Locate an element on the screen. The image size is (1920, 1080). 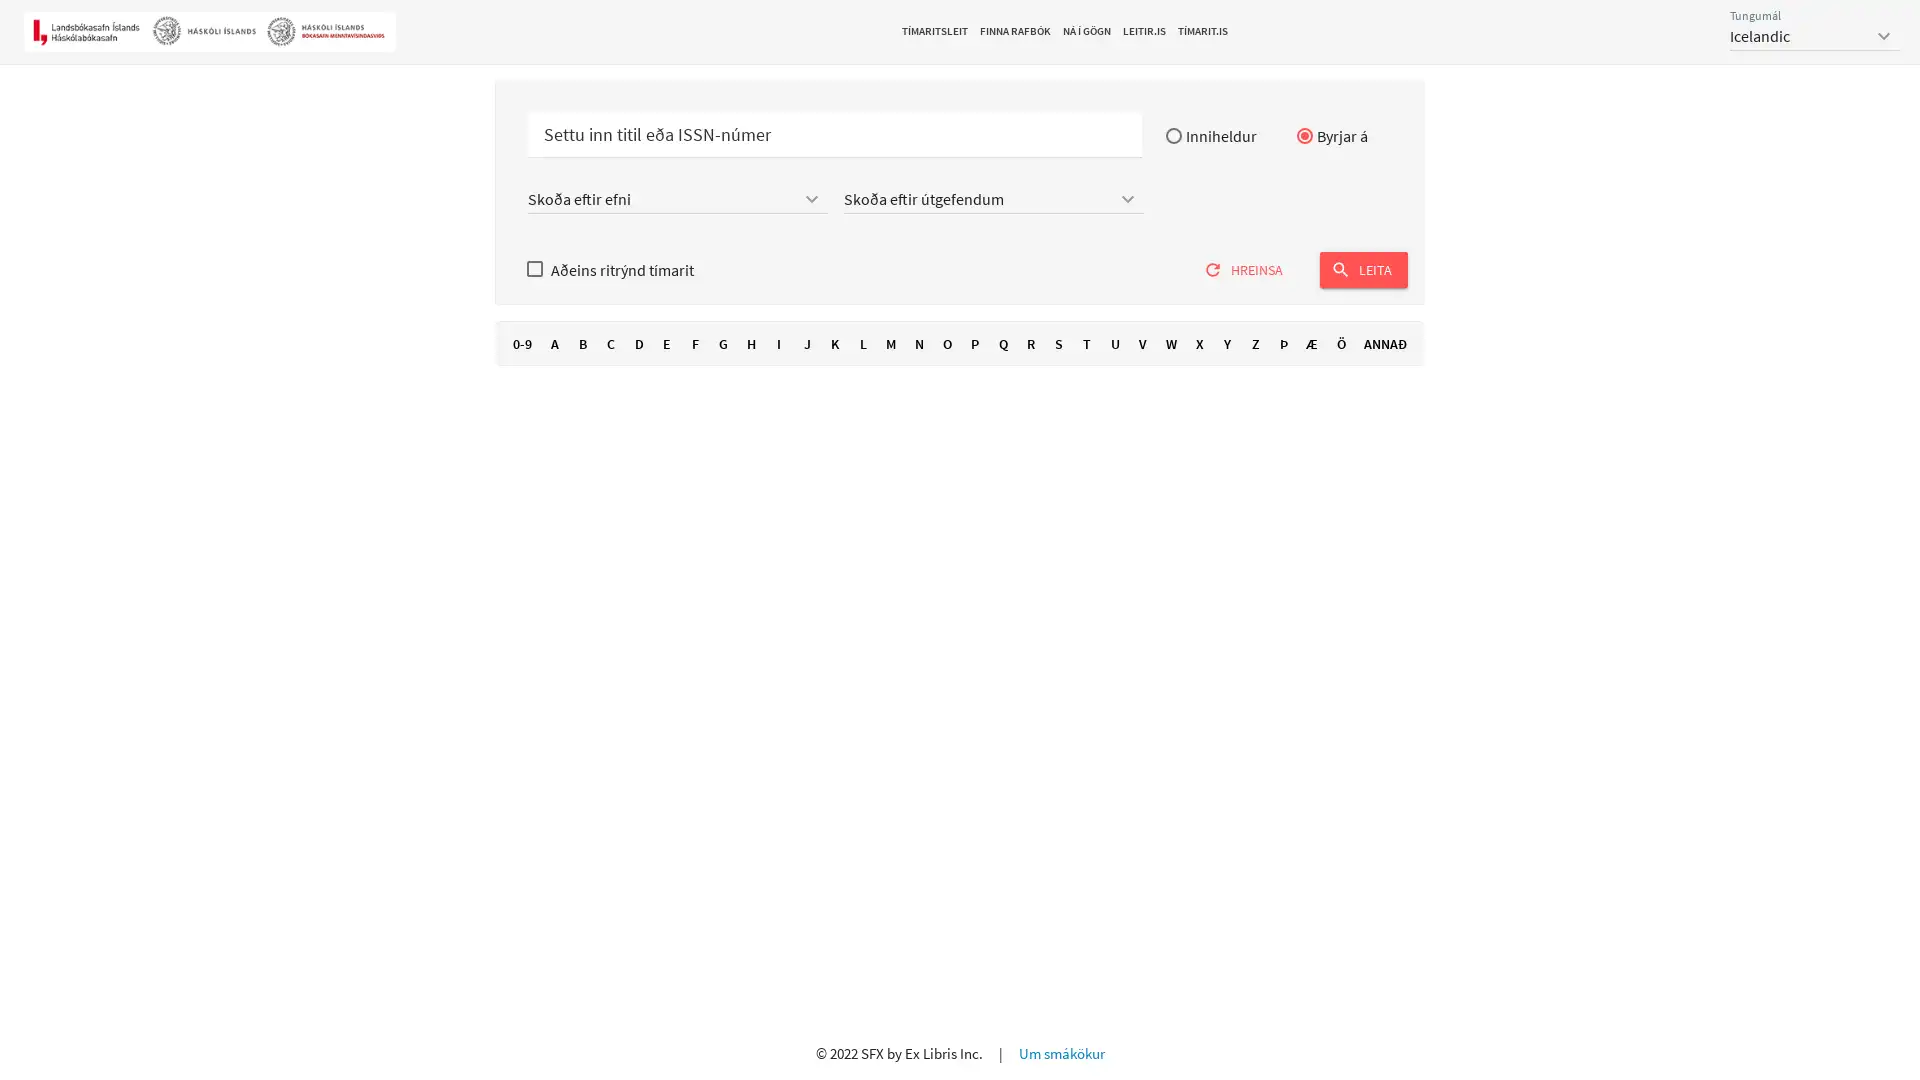
Y is located at coordinates (1226, 342).